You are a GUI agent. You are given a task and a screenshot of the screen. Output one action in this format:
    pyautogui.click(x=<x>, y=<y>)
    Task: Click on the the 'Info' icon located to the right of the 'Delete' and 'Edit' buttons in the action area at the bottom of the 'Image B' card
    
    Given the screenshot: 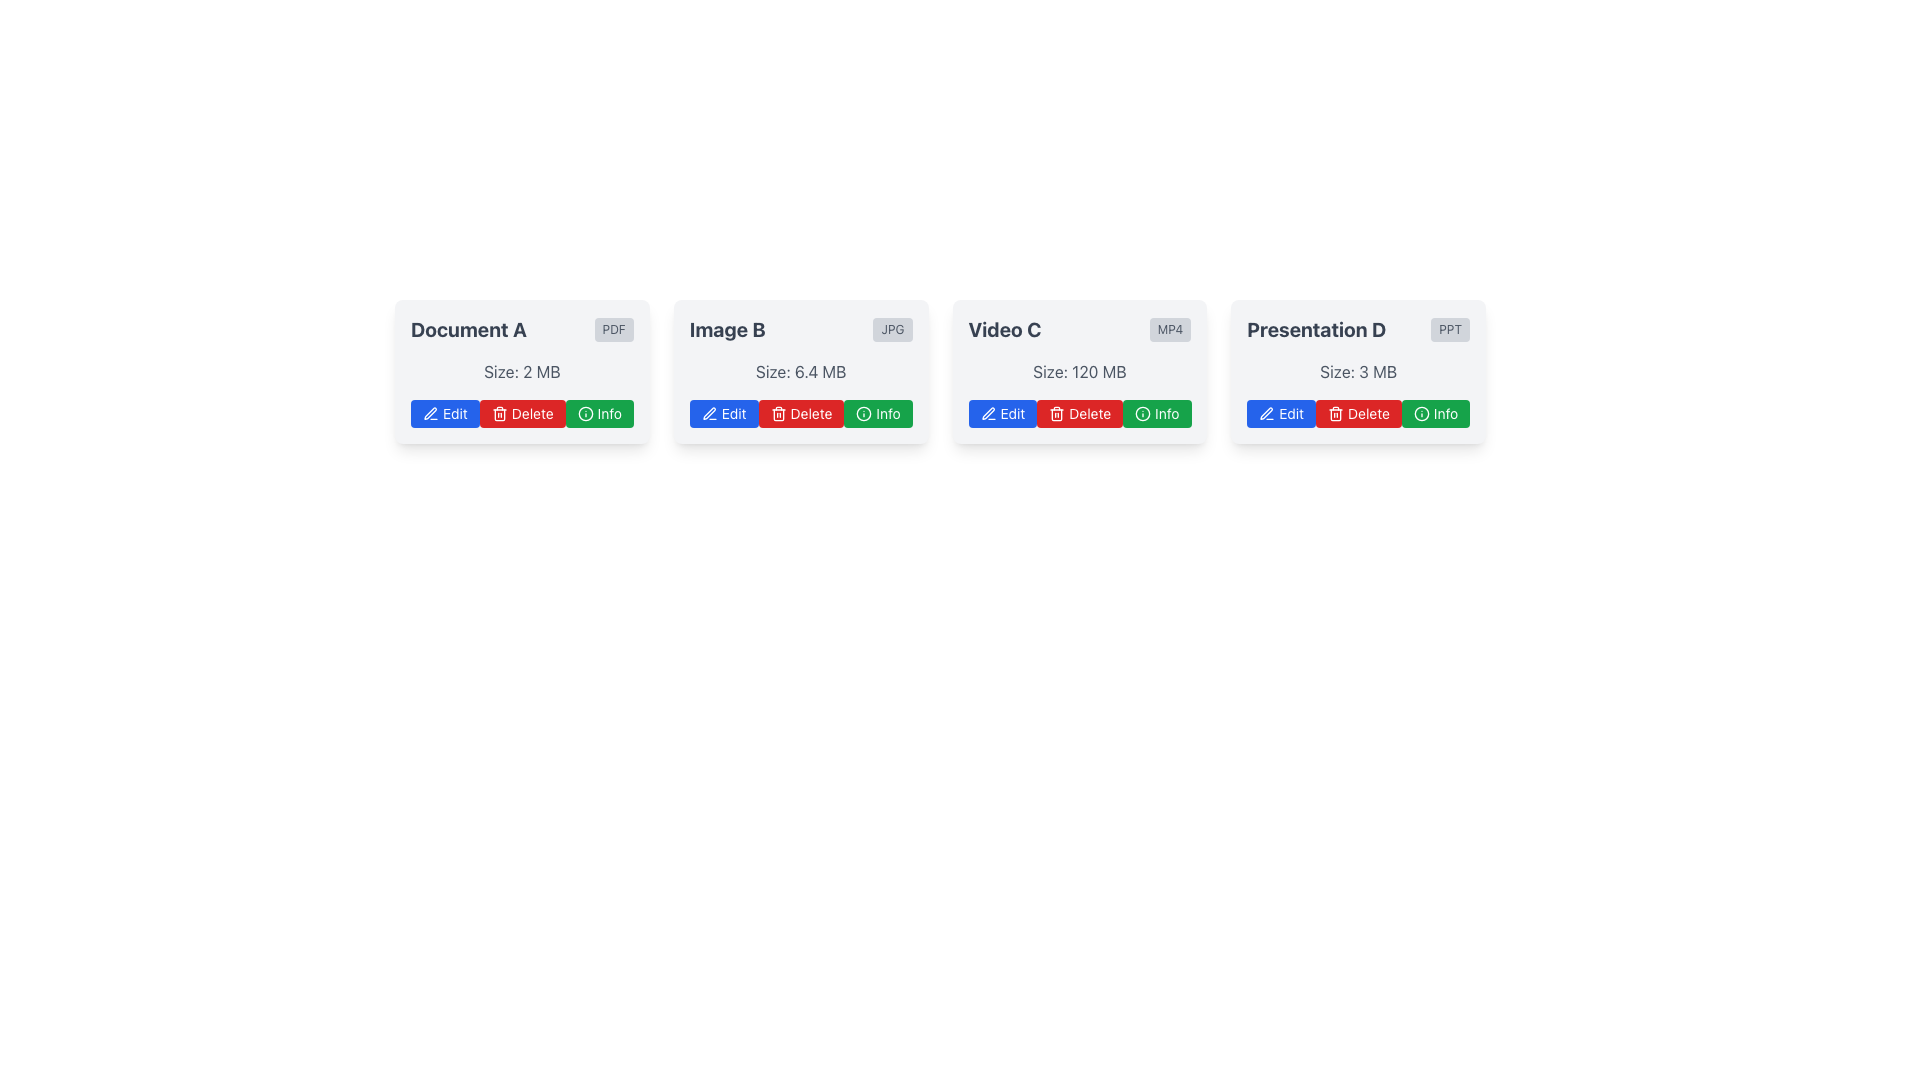 What is the action you would take?
    pyautogui.click(x=584, y=412)
    